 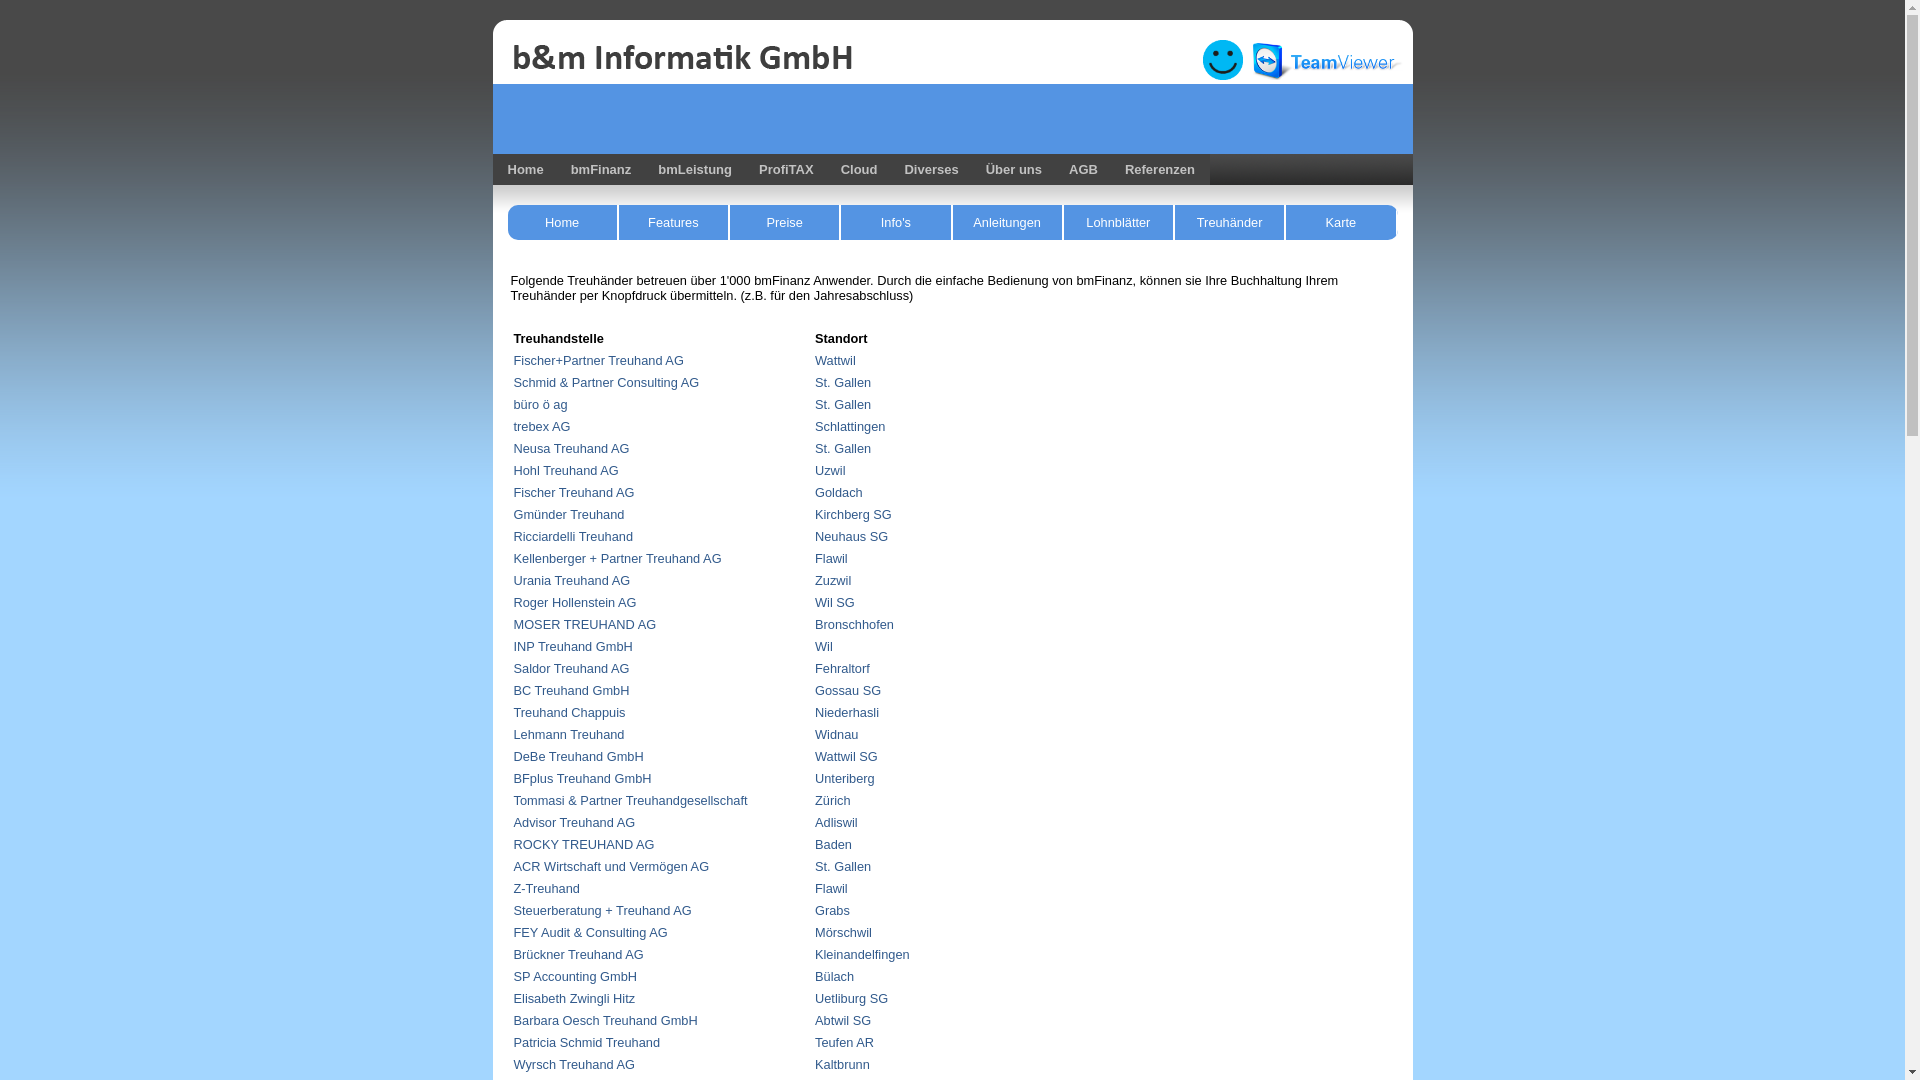 What do you see at coordinates (844, 1041) in the screenshot?
I see `'Teufen AR'` at bounding box center [844, 1041].